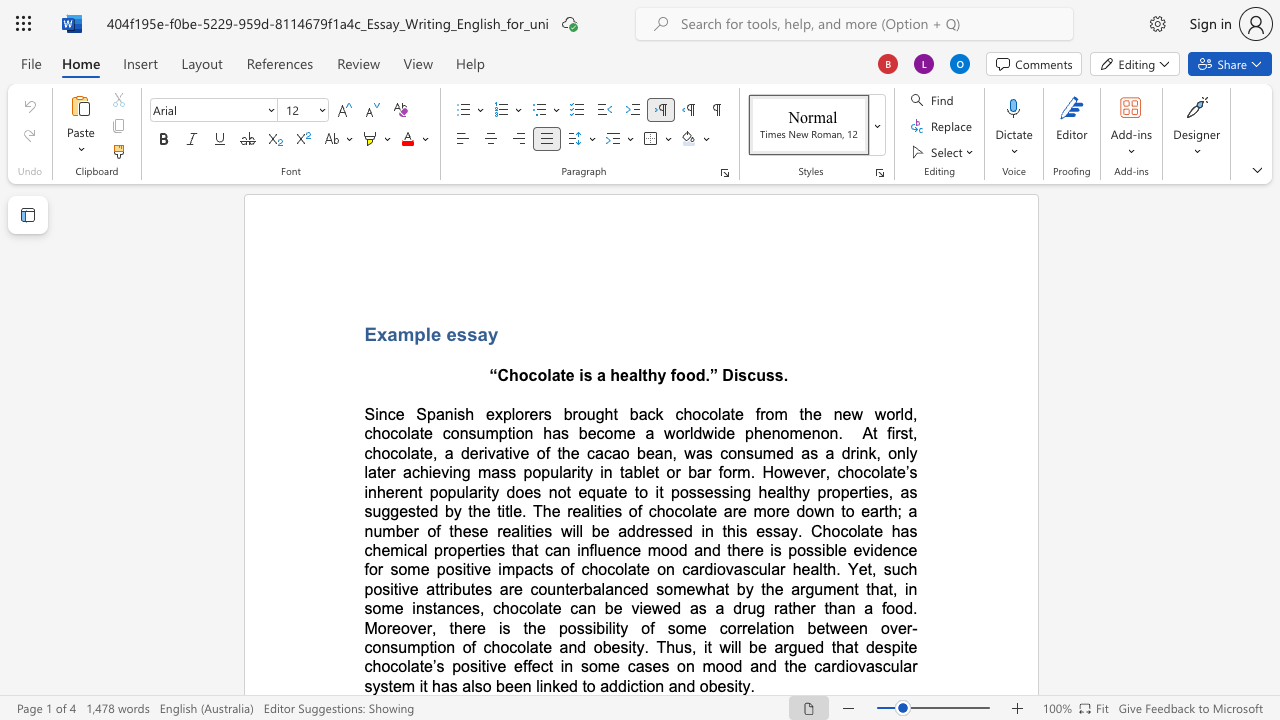  I want to click on the space between the continuous character "n" and "k" in the text, so click(551, 685).